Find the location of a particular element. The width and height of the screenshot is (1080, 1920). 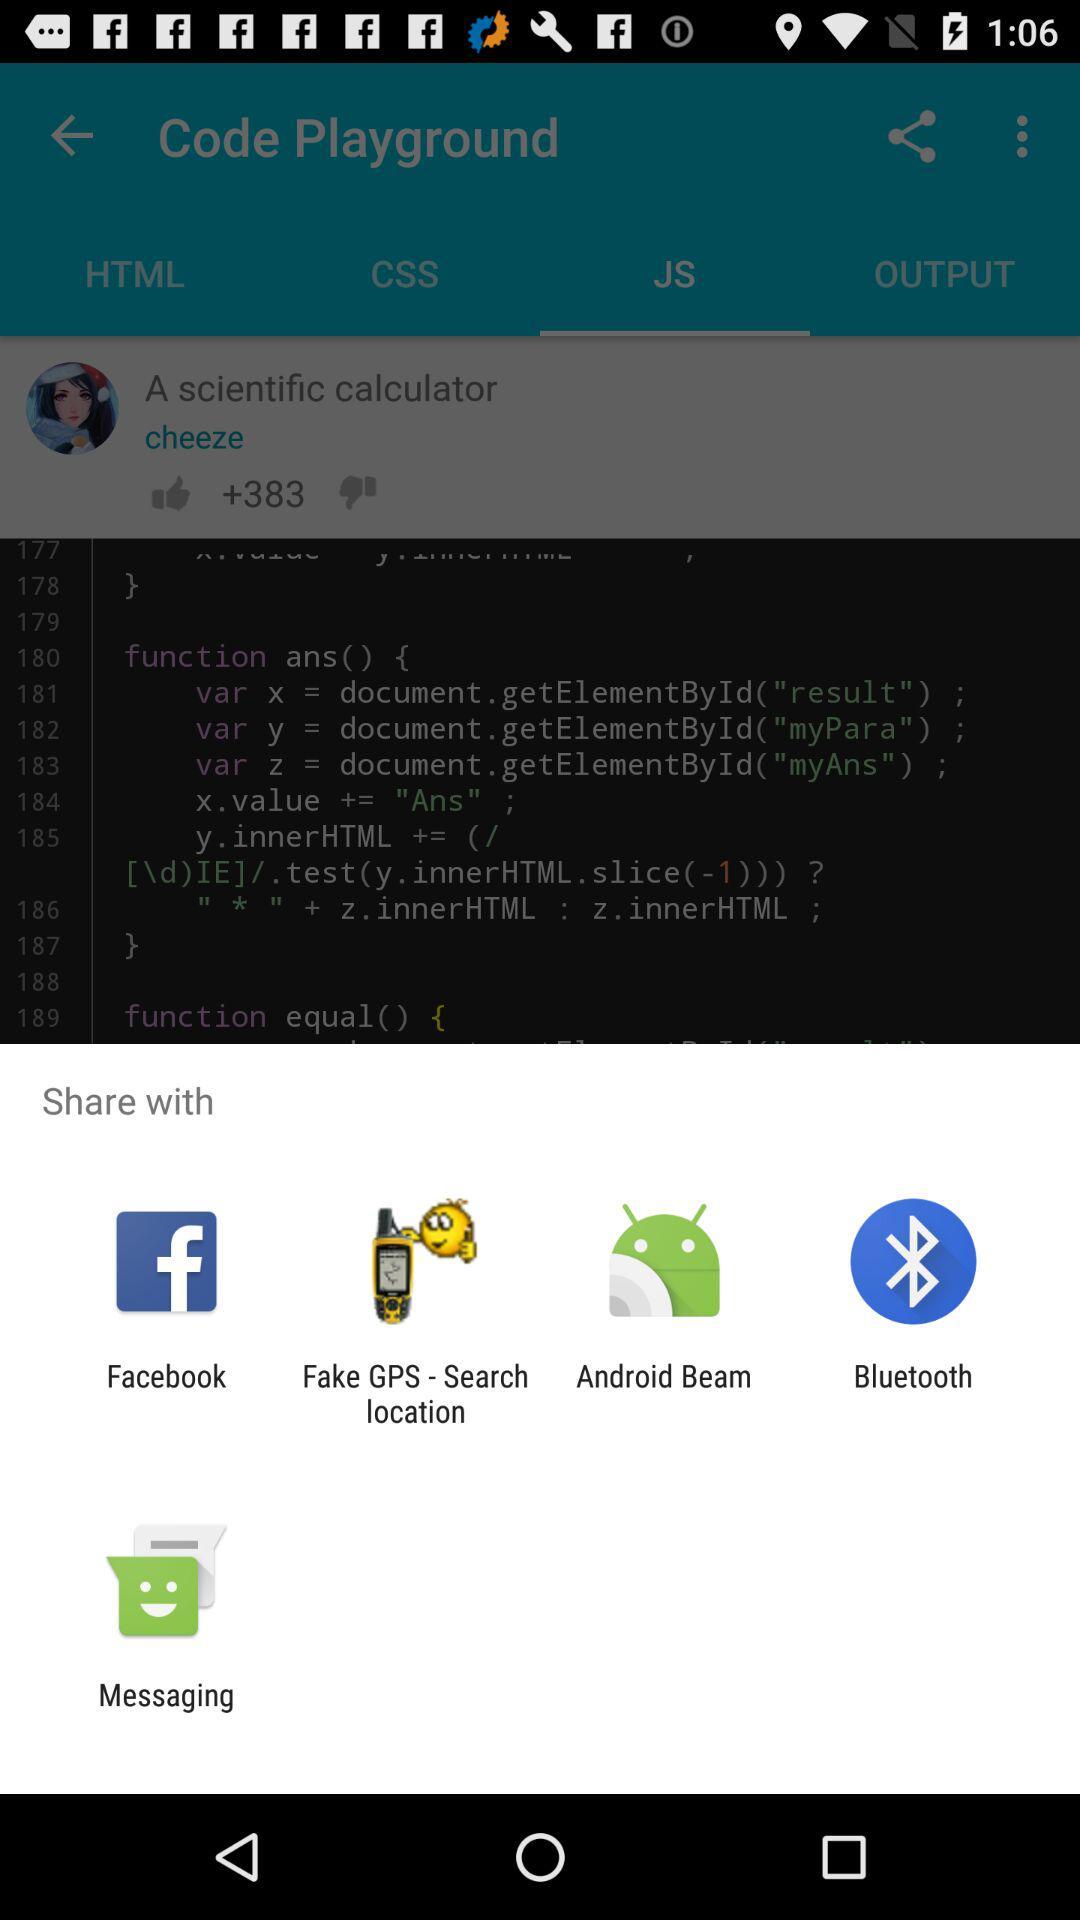

the item to the left of fake gps search icon is located at coordinates (165, 1392).